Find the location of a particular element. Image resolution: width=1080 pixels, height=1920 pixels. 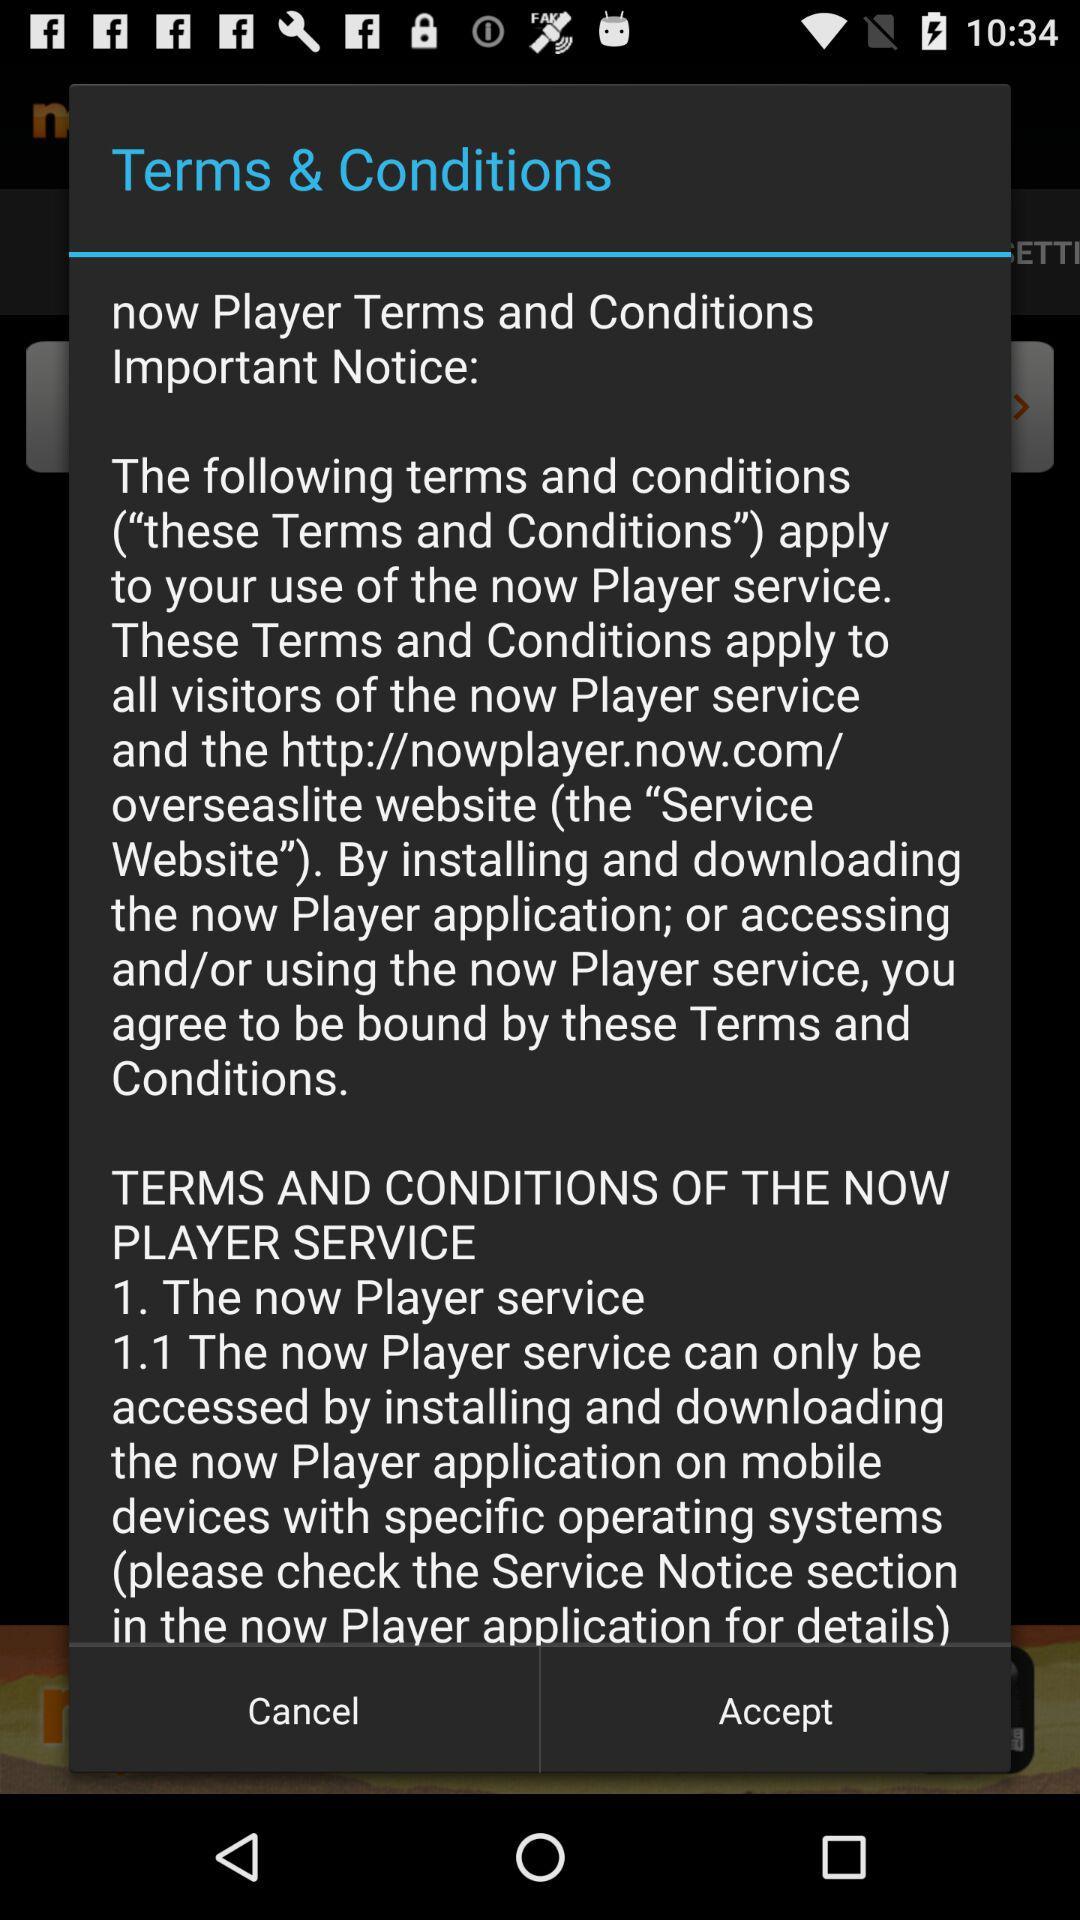

icon at the bottom left corner is located at coordinates (304, 1708).